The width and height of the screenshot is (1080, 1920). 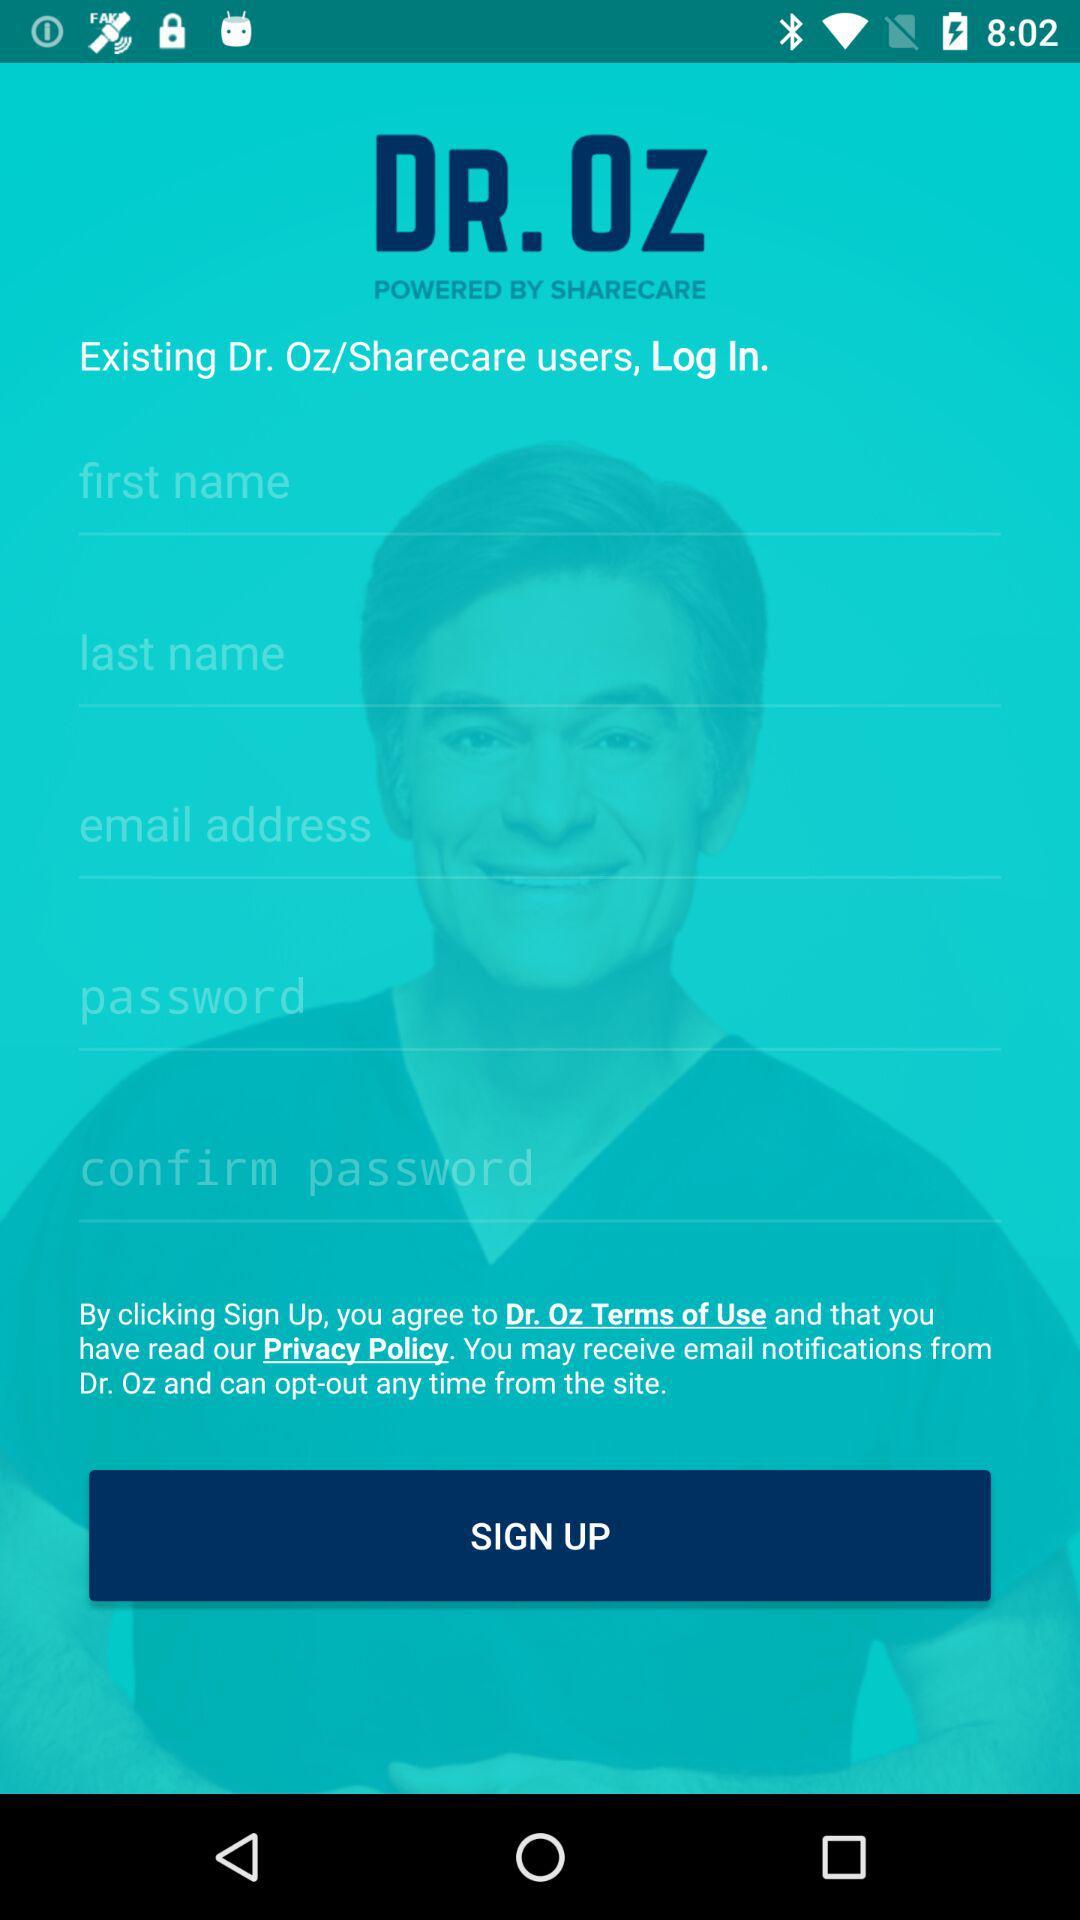 What do you see at coordinates (540, 817) in the screenshot?
I see `where users enter email address` at bounding box center [540, 817].